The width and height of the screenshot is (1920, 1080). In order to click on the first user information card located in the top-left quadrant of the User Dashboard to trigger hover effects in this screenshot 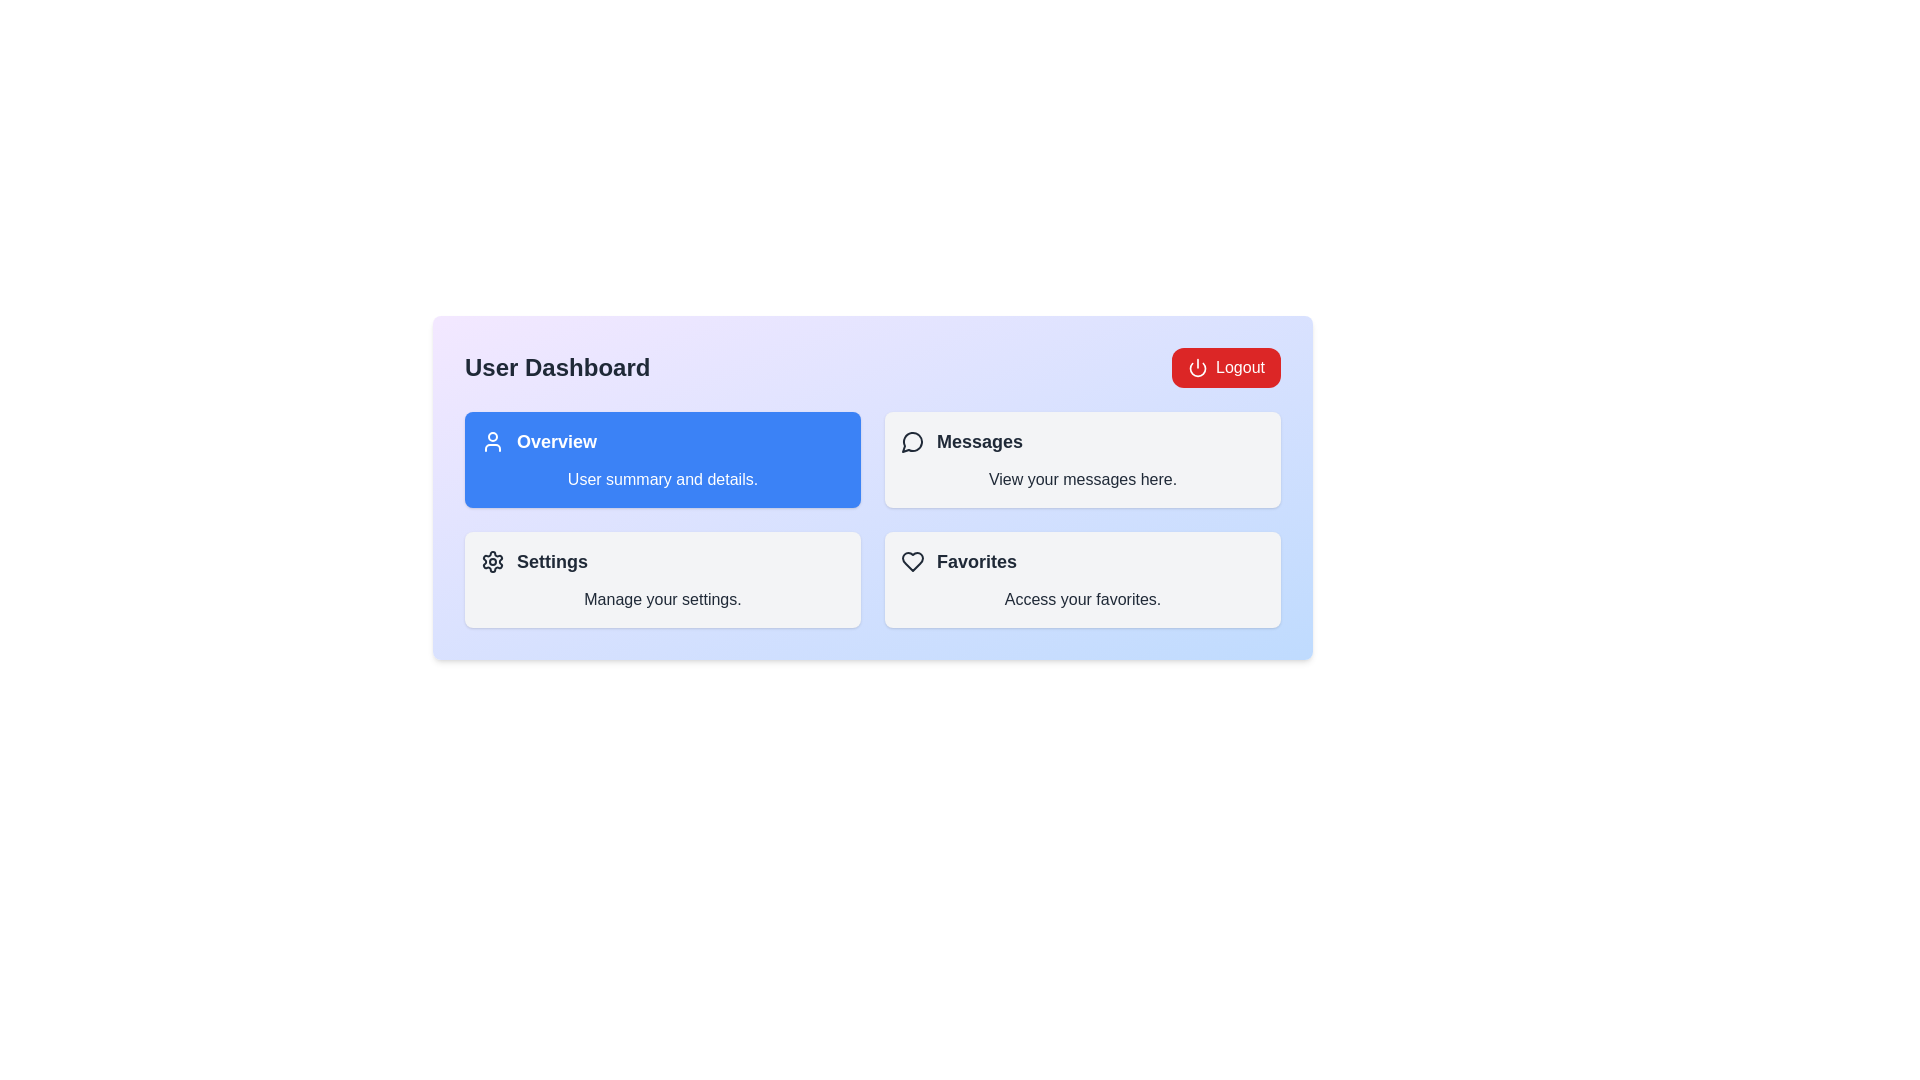, I will do `click(662, 459)`.